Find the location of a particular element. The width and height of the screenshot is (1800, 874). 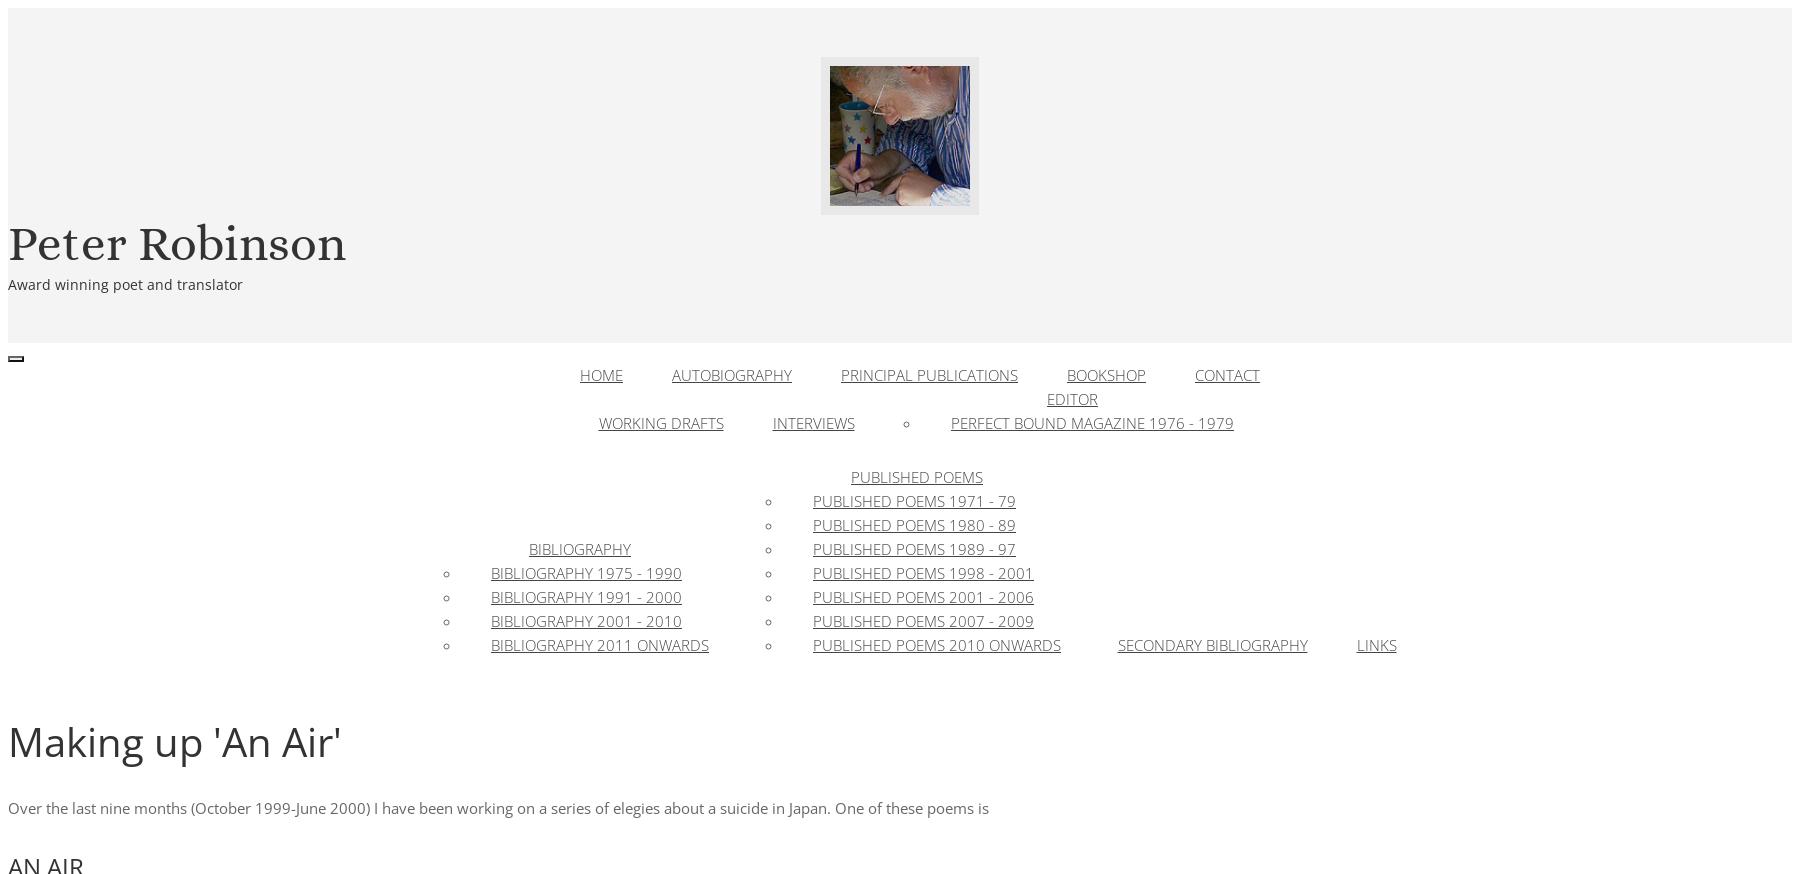

'Links' is located at coordinates (1354, 644).